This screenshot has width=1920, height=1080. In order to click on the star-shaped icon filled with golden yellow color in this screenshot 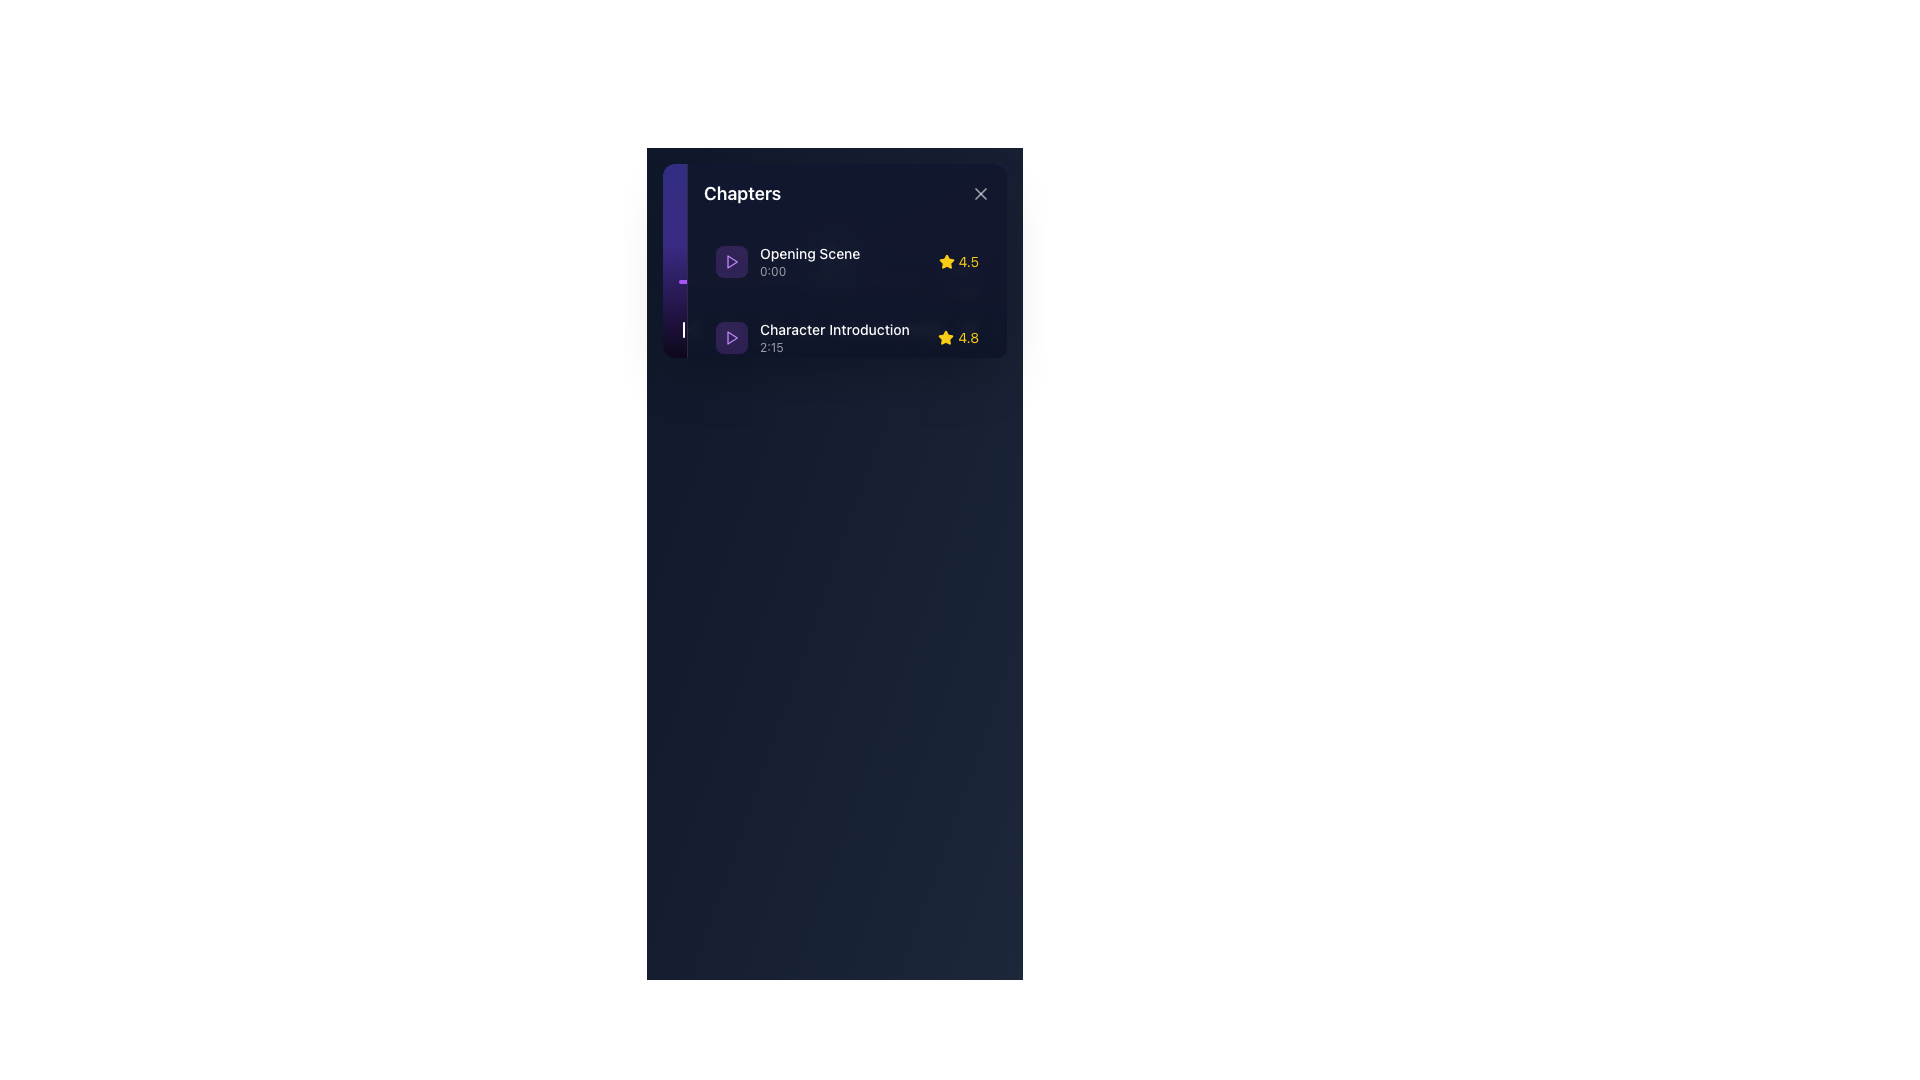, I will do `click(945, 336)`.